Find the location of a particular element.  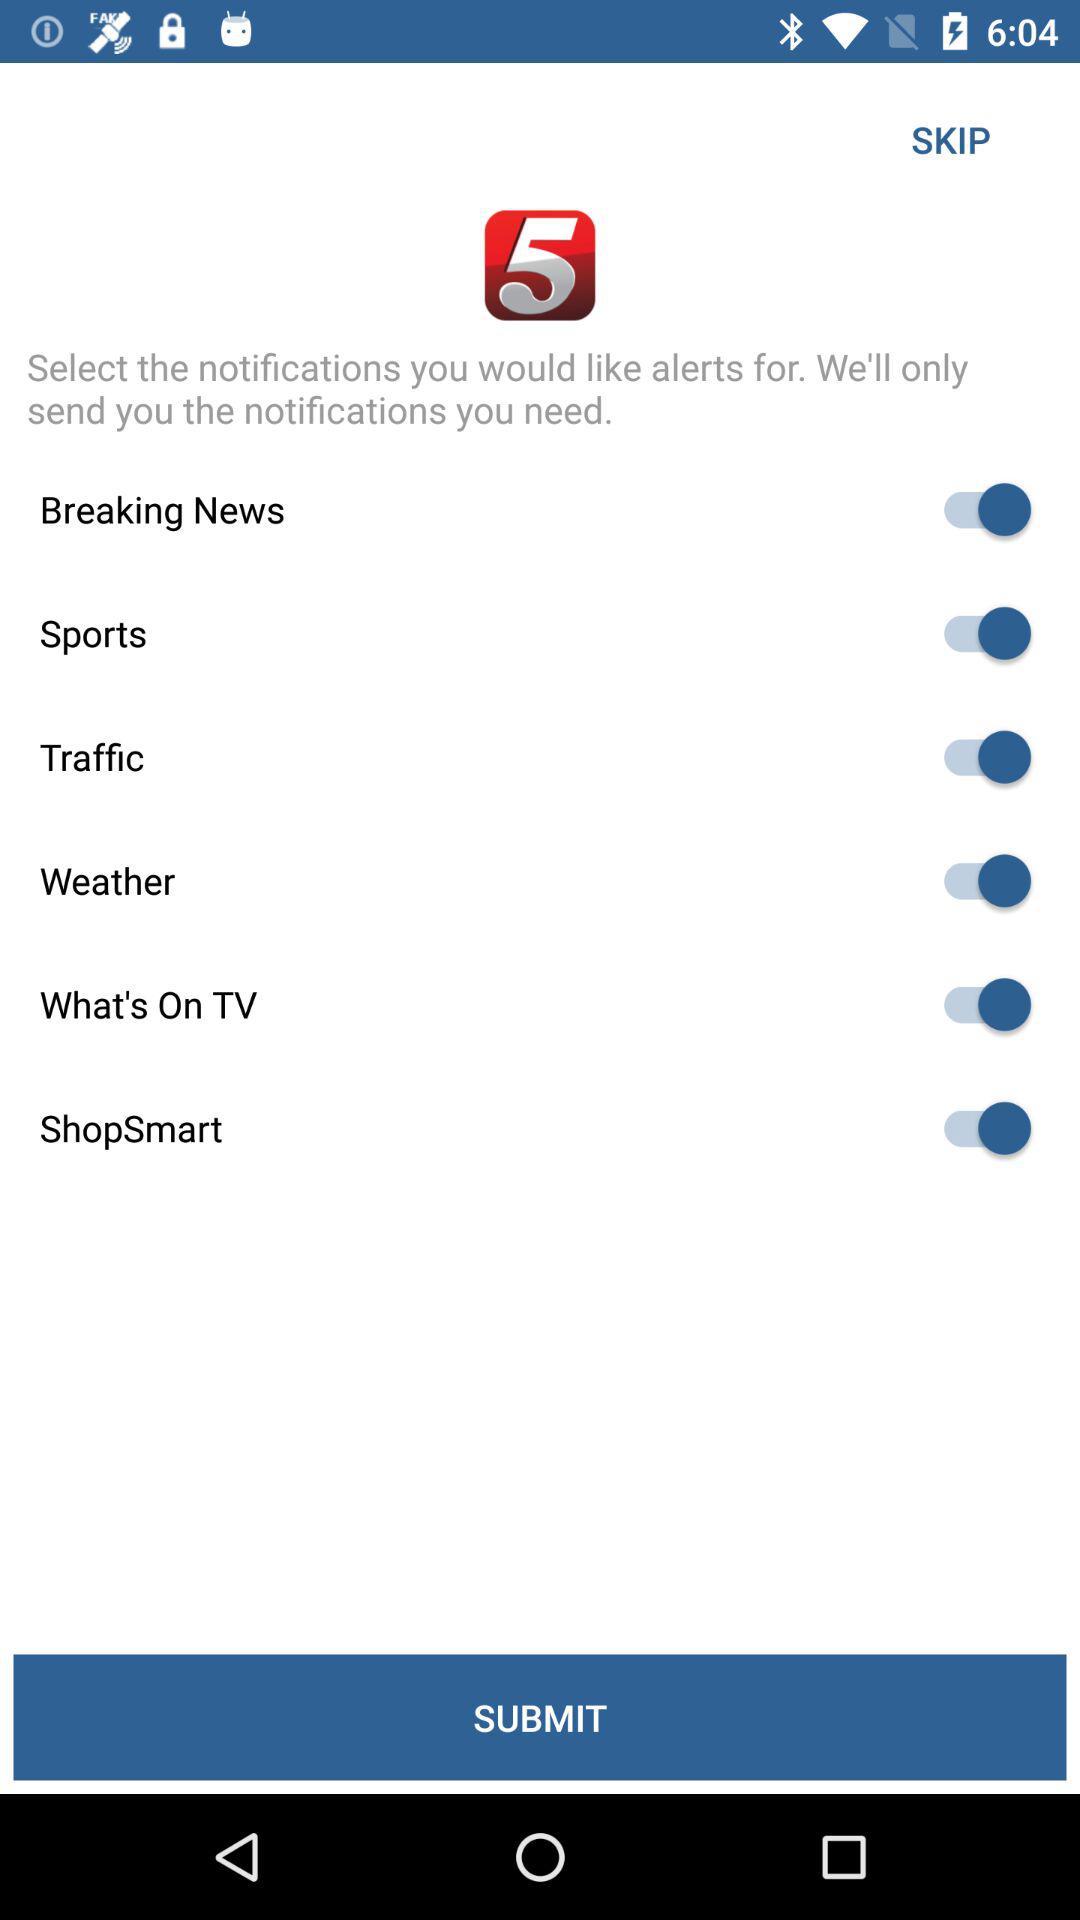

get notifications for tv is located at coordinates (977, 1004).